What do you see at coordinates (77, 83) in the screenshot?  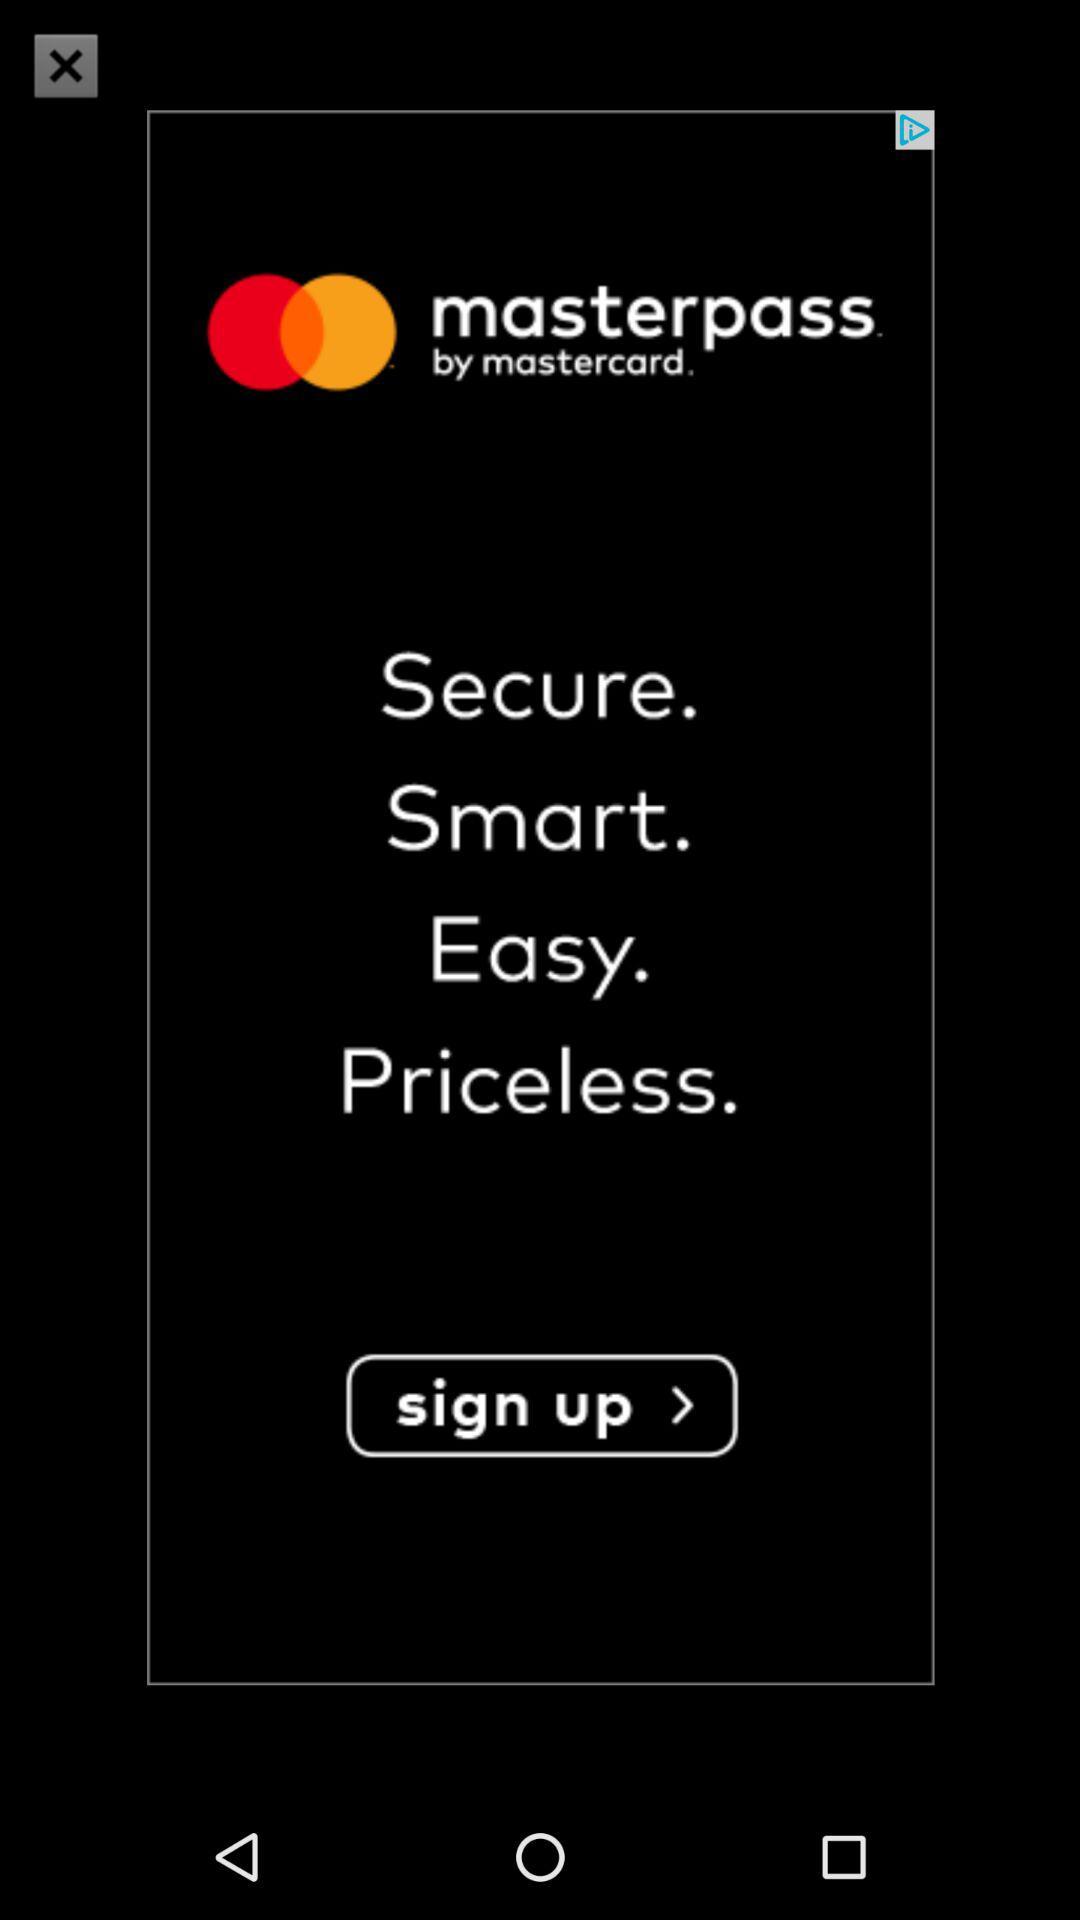 I see `the close icon` at bounding box center [77, 83].